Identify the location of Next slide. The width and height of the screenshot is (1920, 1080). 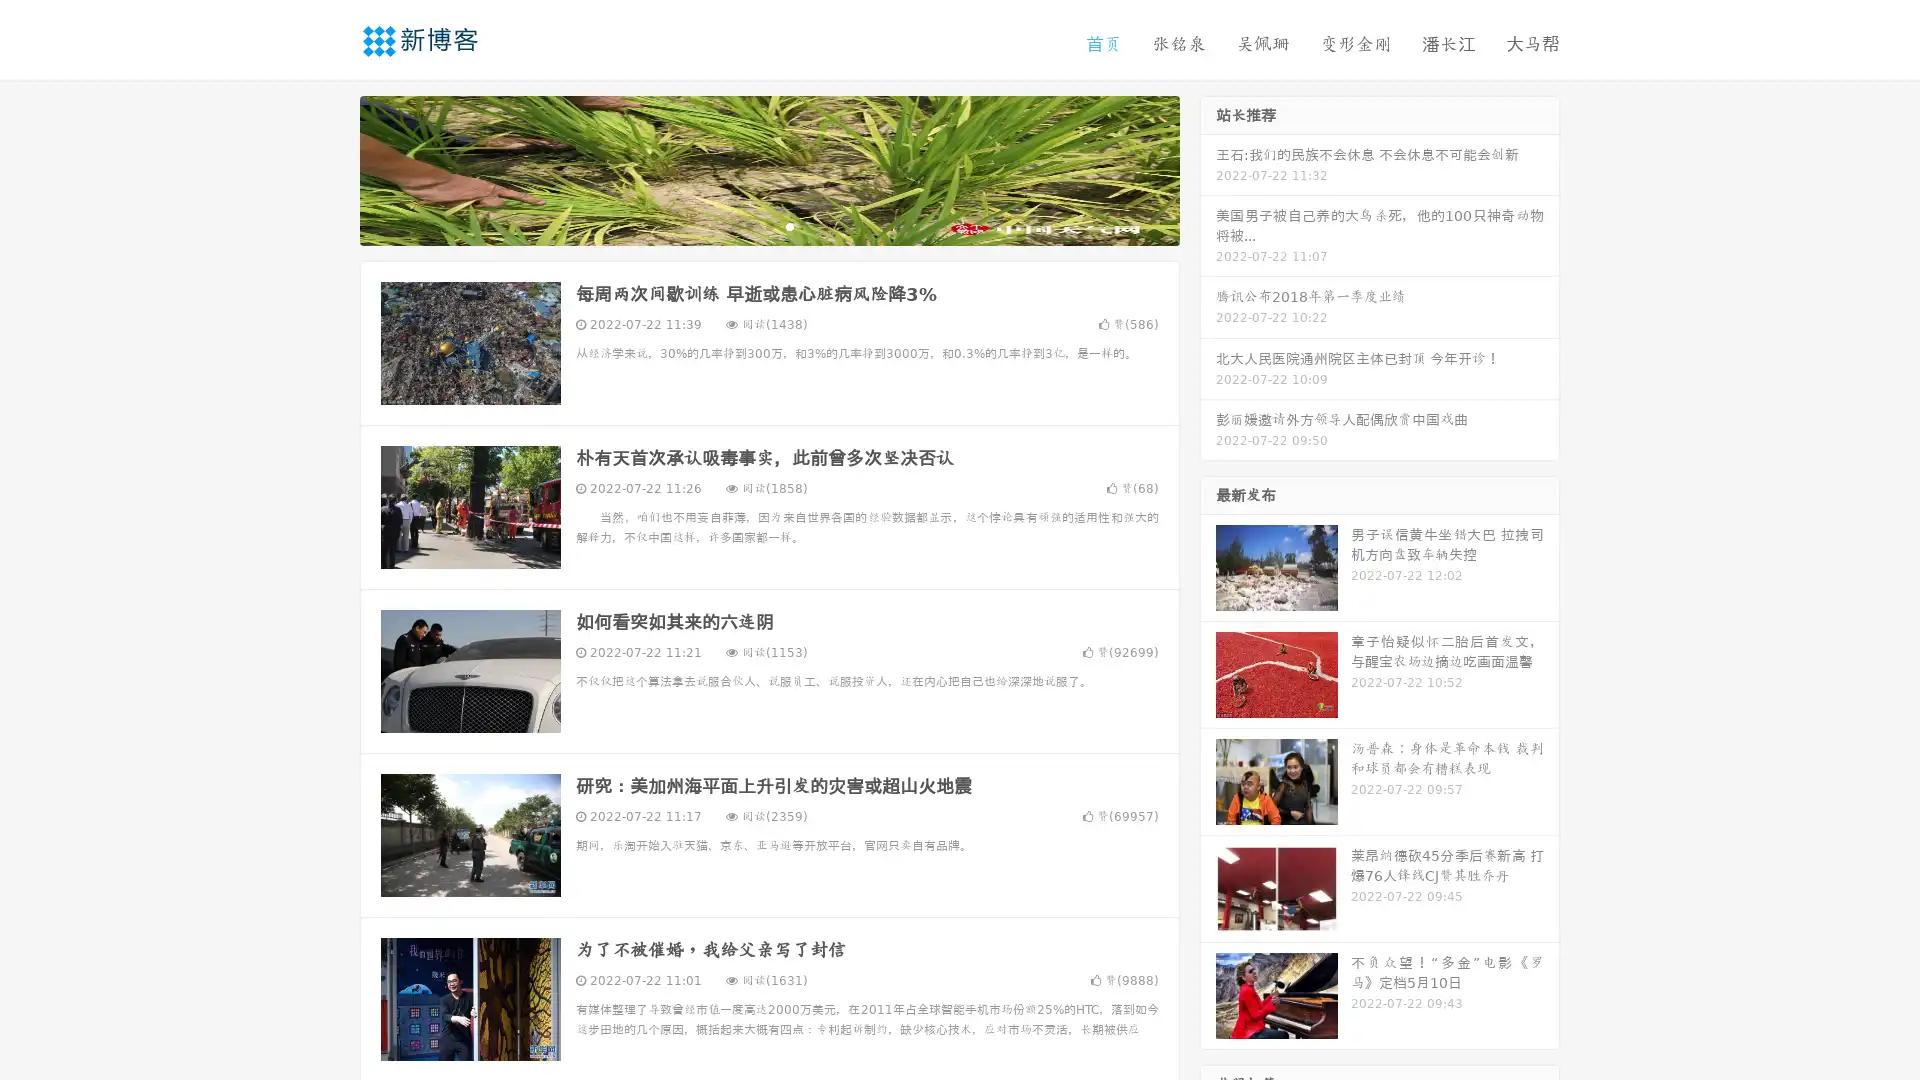
(1208, 168).